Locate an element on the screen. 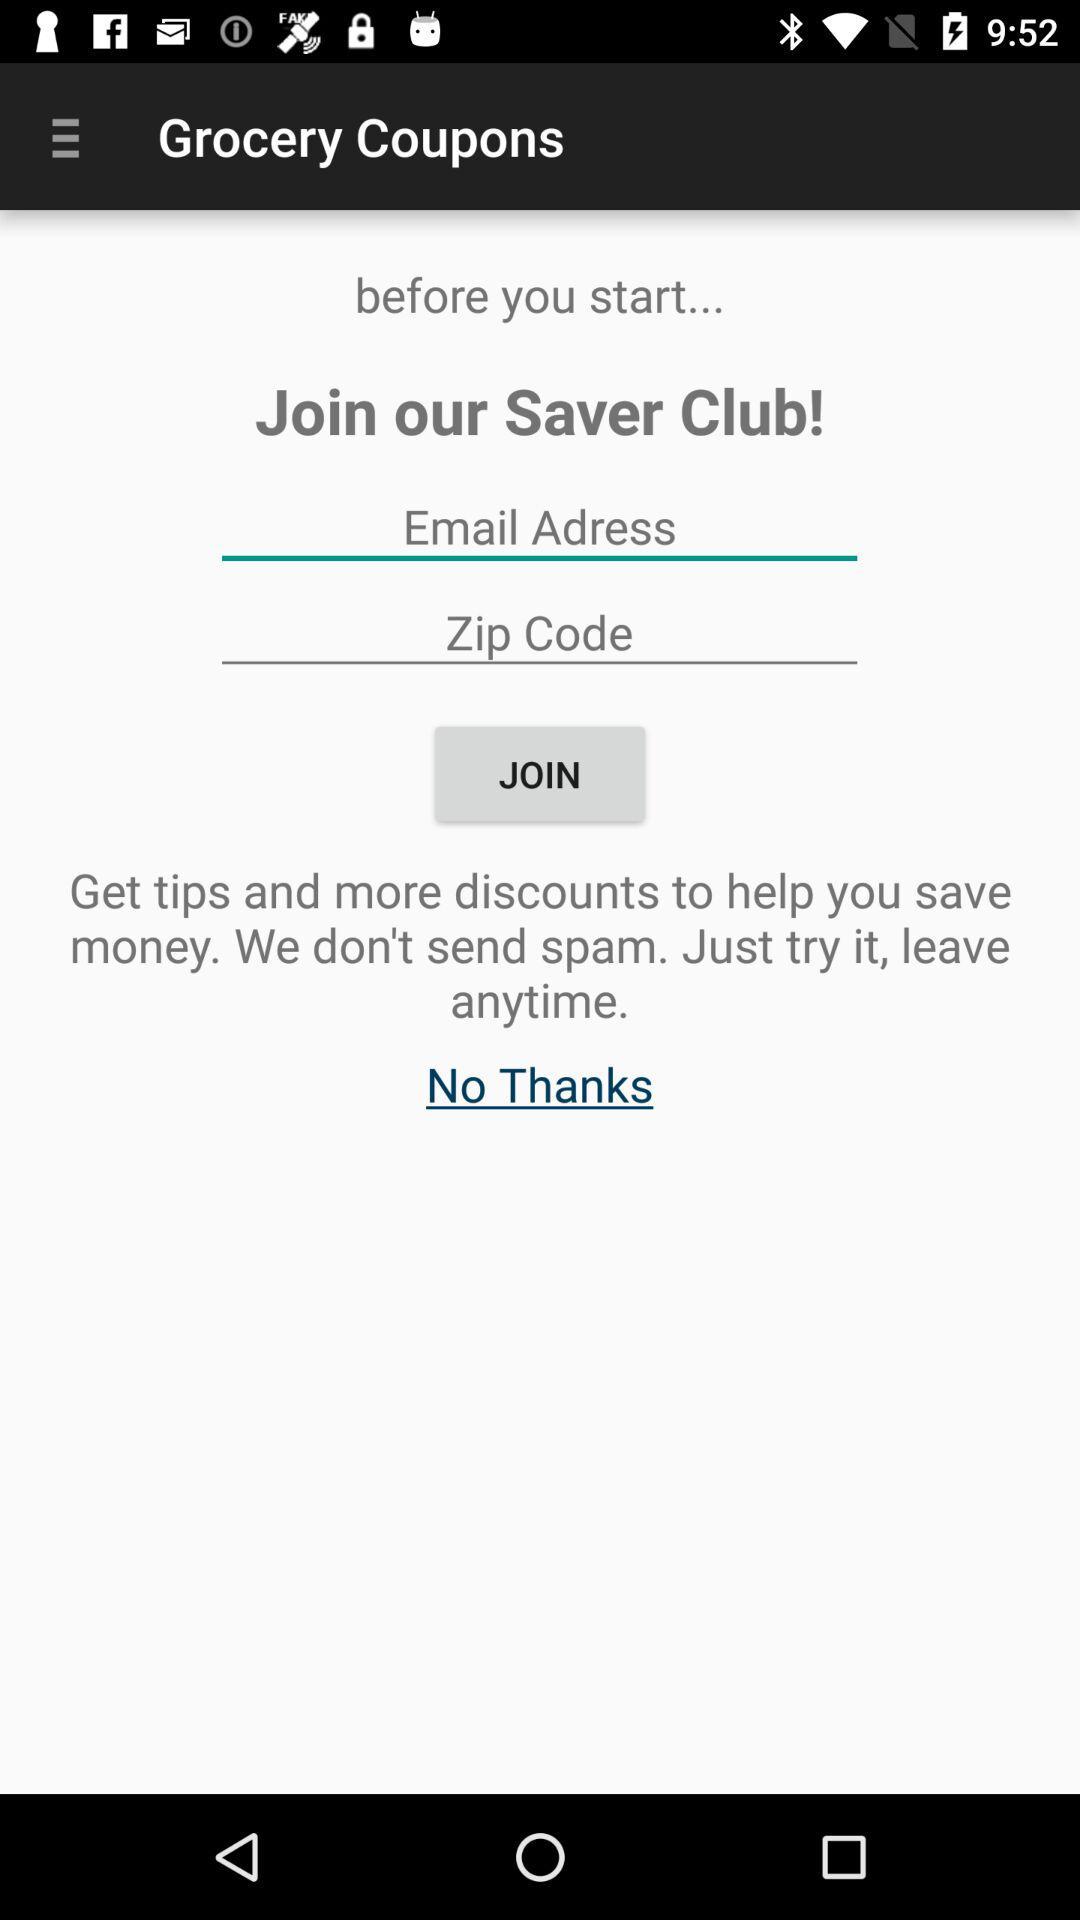  the app to the left of the grocery coupons app is located at coordinates (72, 135).